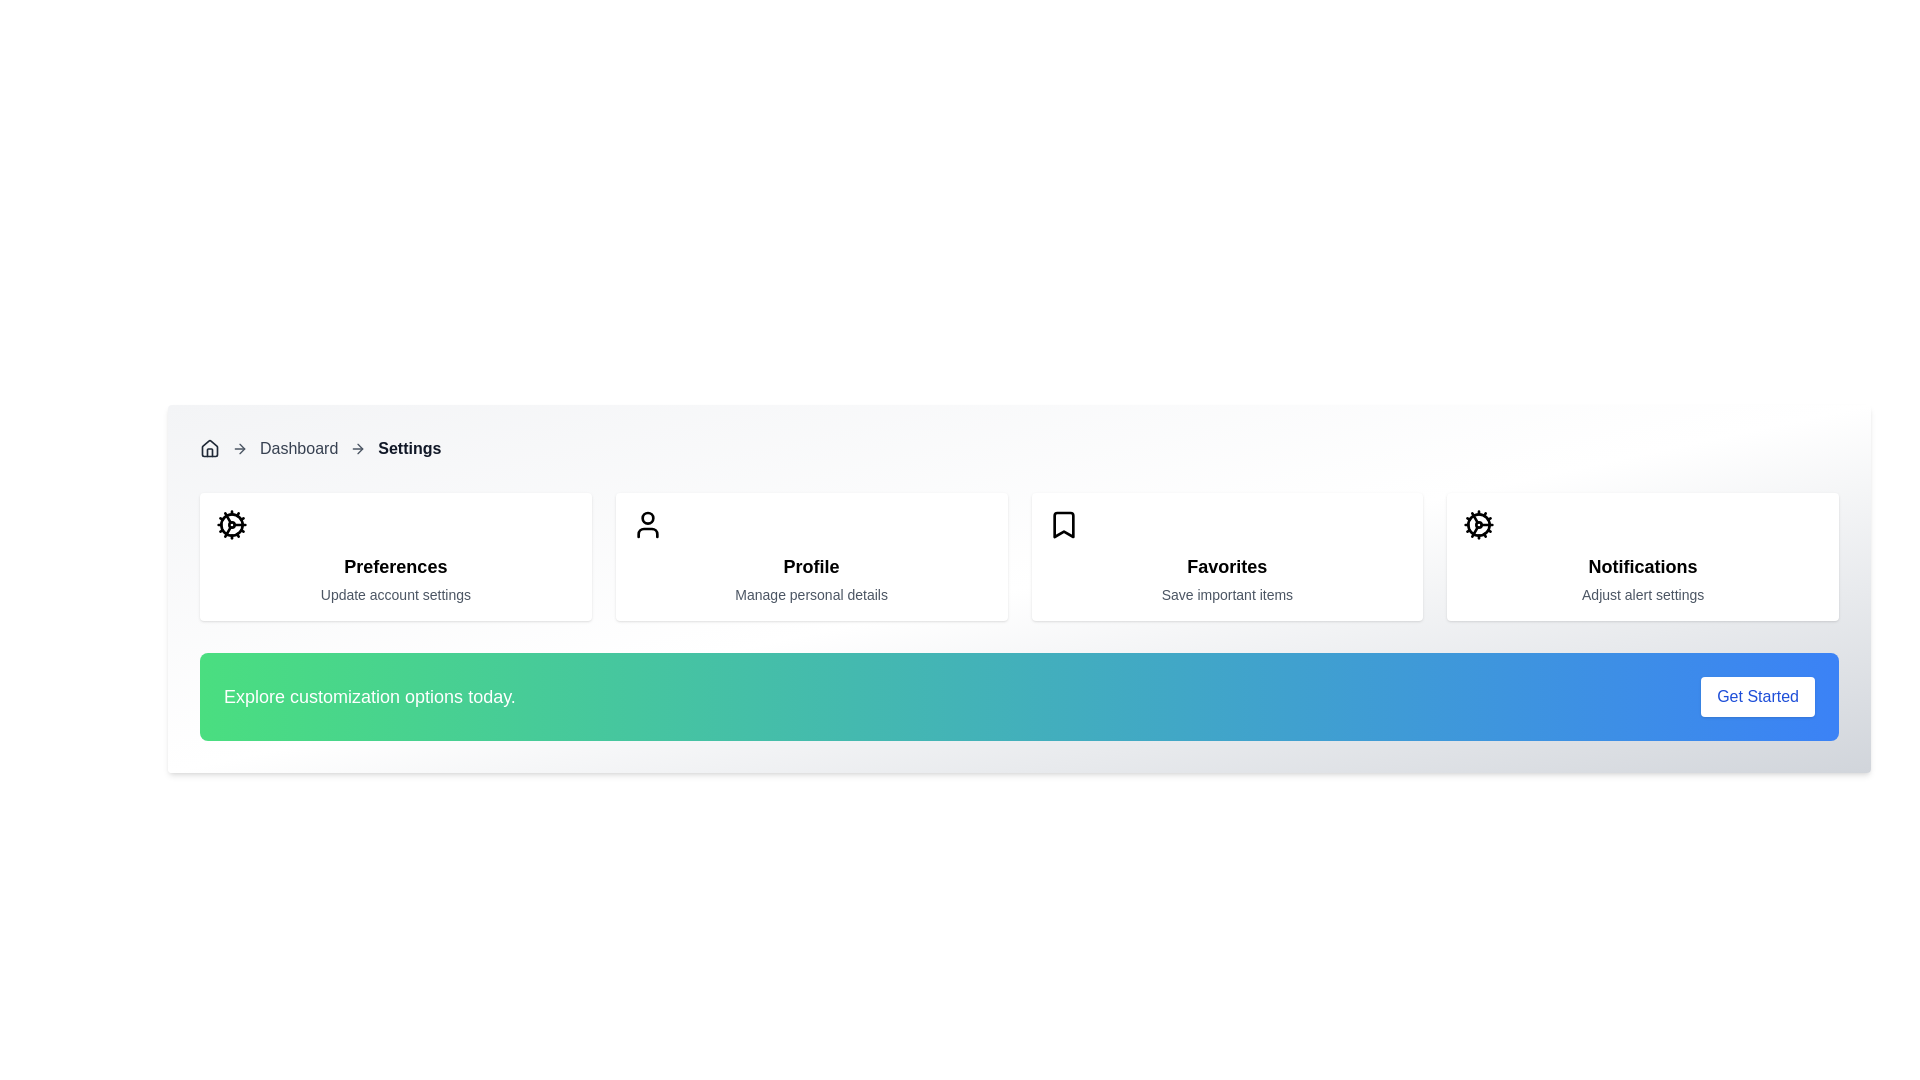  I want to click on the navigation icon located at the far left of the breadcrumb navigation bar, so click(210, 447).